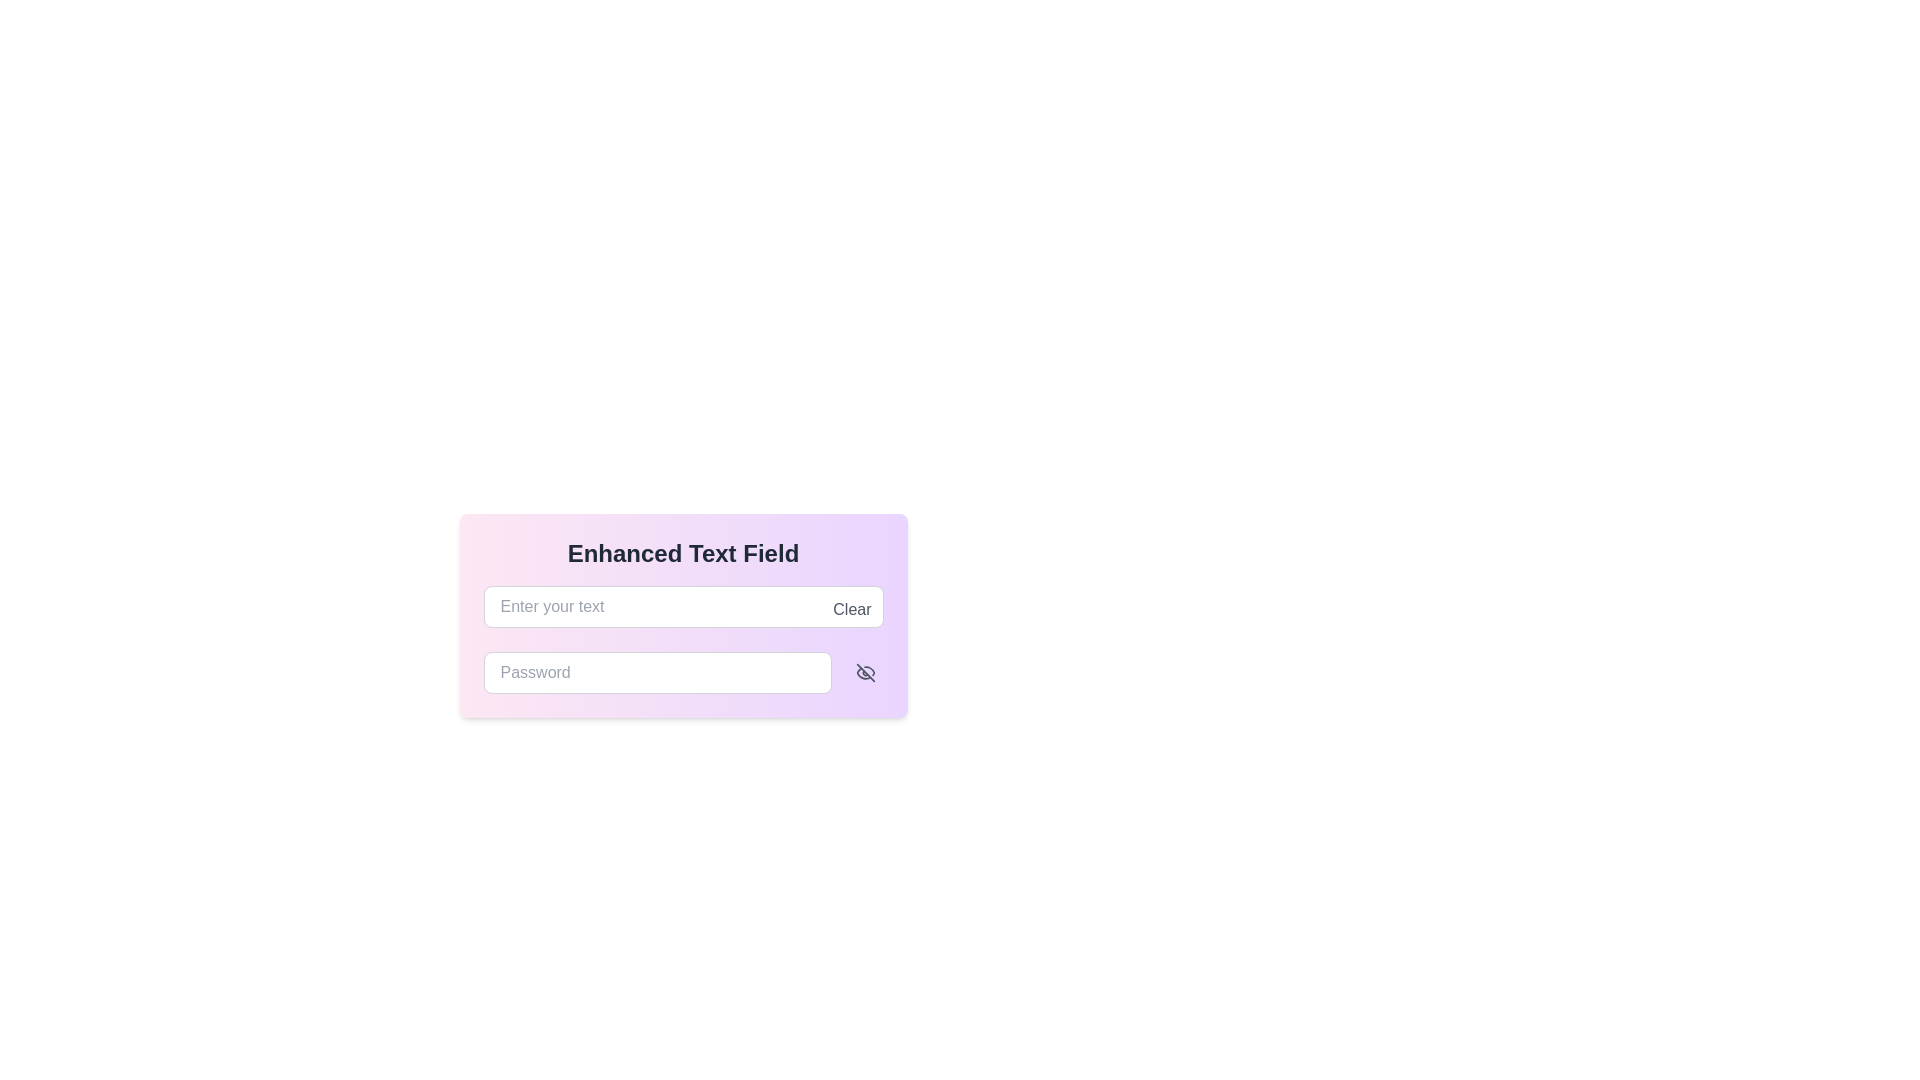 The image size is (1920, 1080). Describe the element at coordinates (865, 672) in the screenshot. I see `the icon button for toggling password visibility, which is positioned to the right of the password input field` at that location.